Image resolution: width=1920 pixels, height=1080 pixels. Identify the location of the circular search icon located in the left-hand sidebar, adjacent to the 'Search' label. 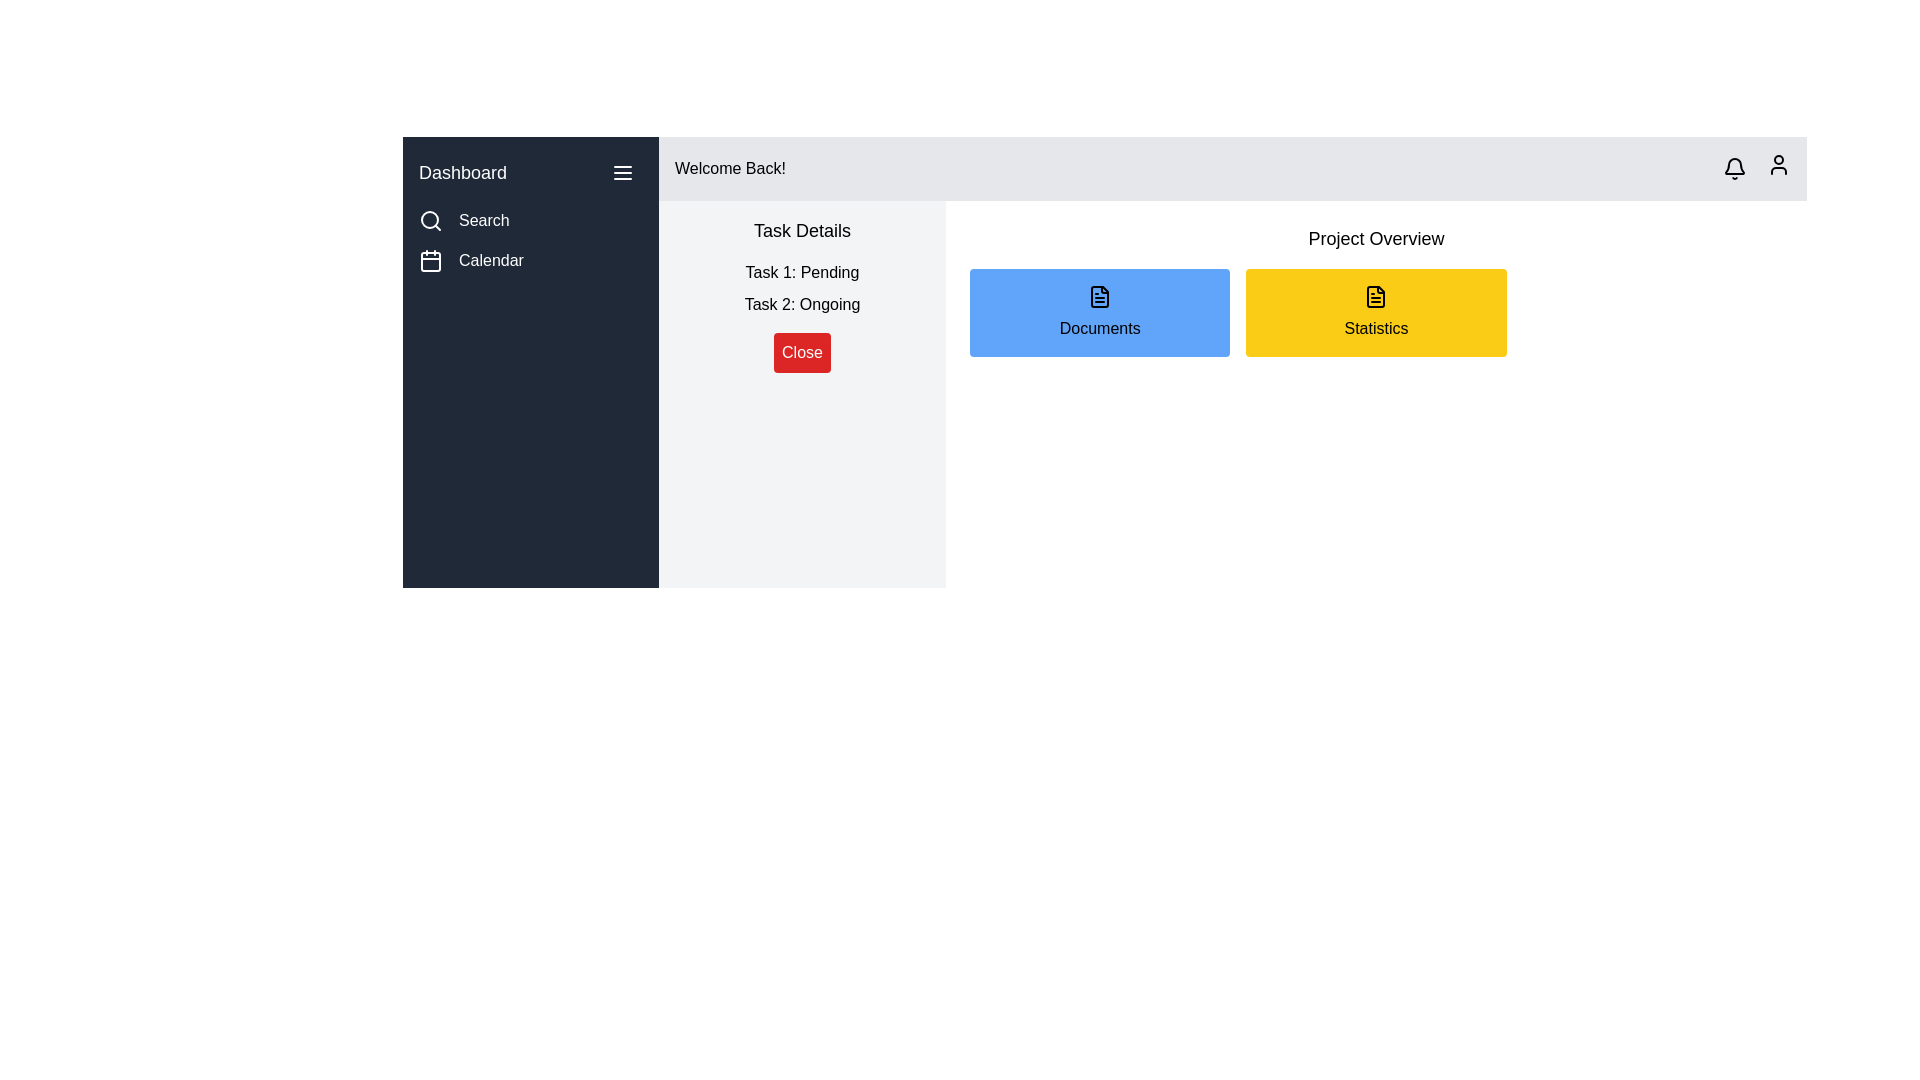
(429, 219).